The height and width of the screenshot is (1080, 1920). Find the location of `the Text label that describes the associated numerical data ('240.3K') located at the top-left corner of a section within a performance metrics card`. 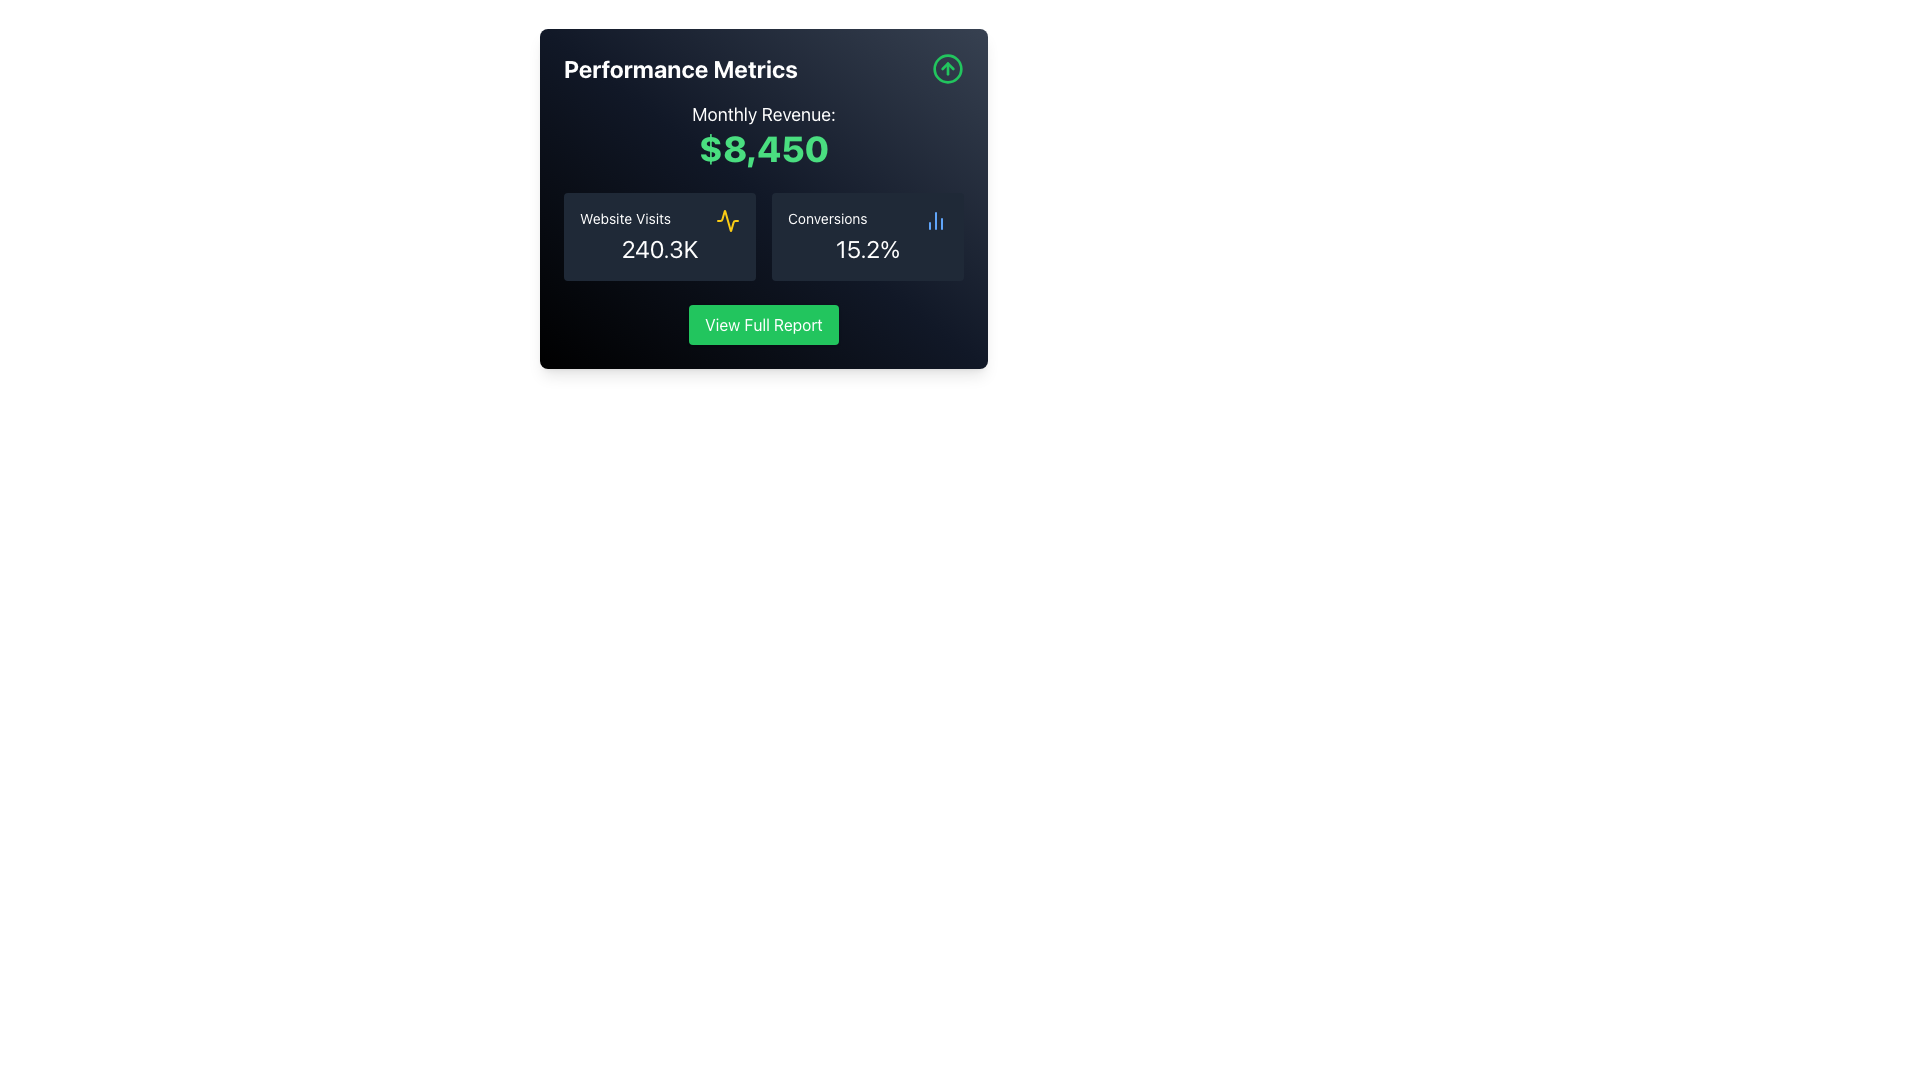

the Text label that describes the associated numerical data ('240.3K') located at the top-left corner of a section within a performance metrics card is located at coordinates (624, 220).